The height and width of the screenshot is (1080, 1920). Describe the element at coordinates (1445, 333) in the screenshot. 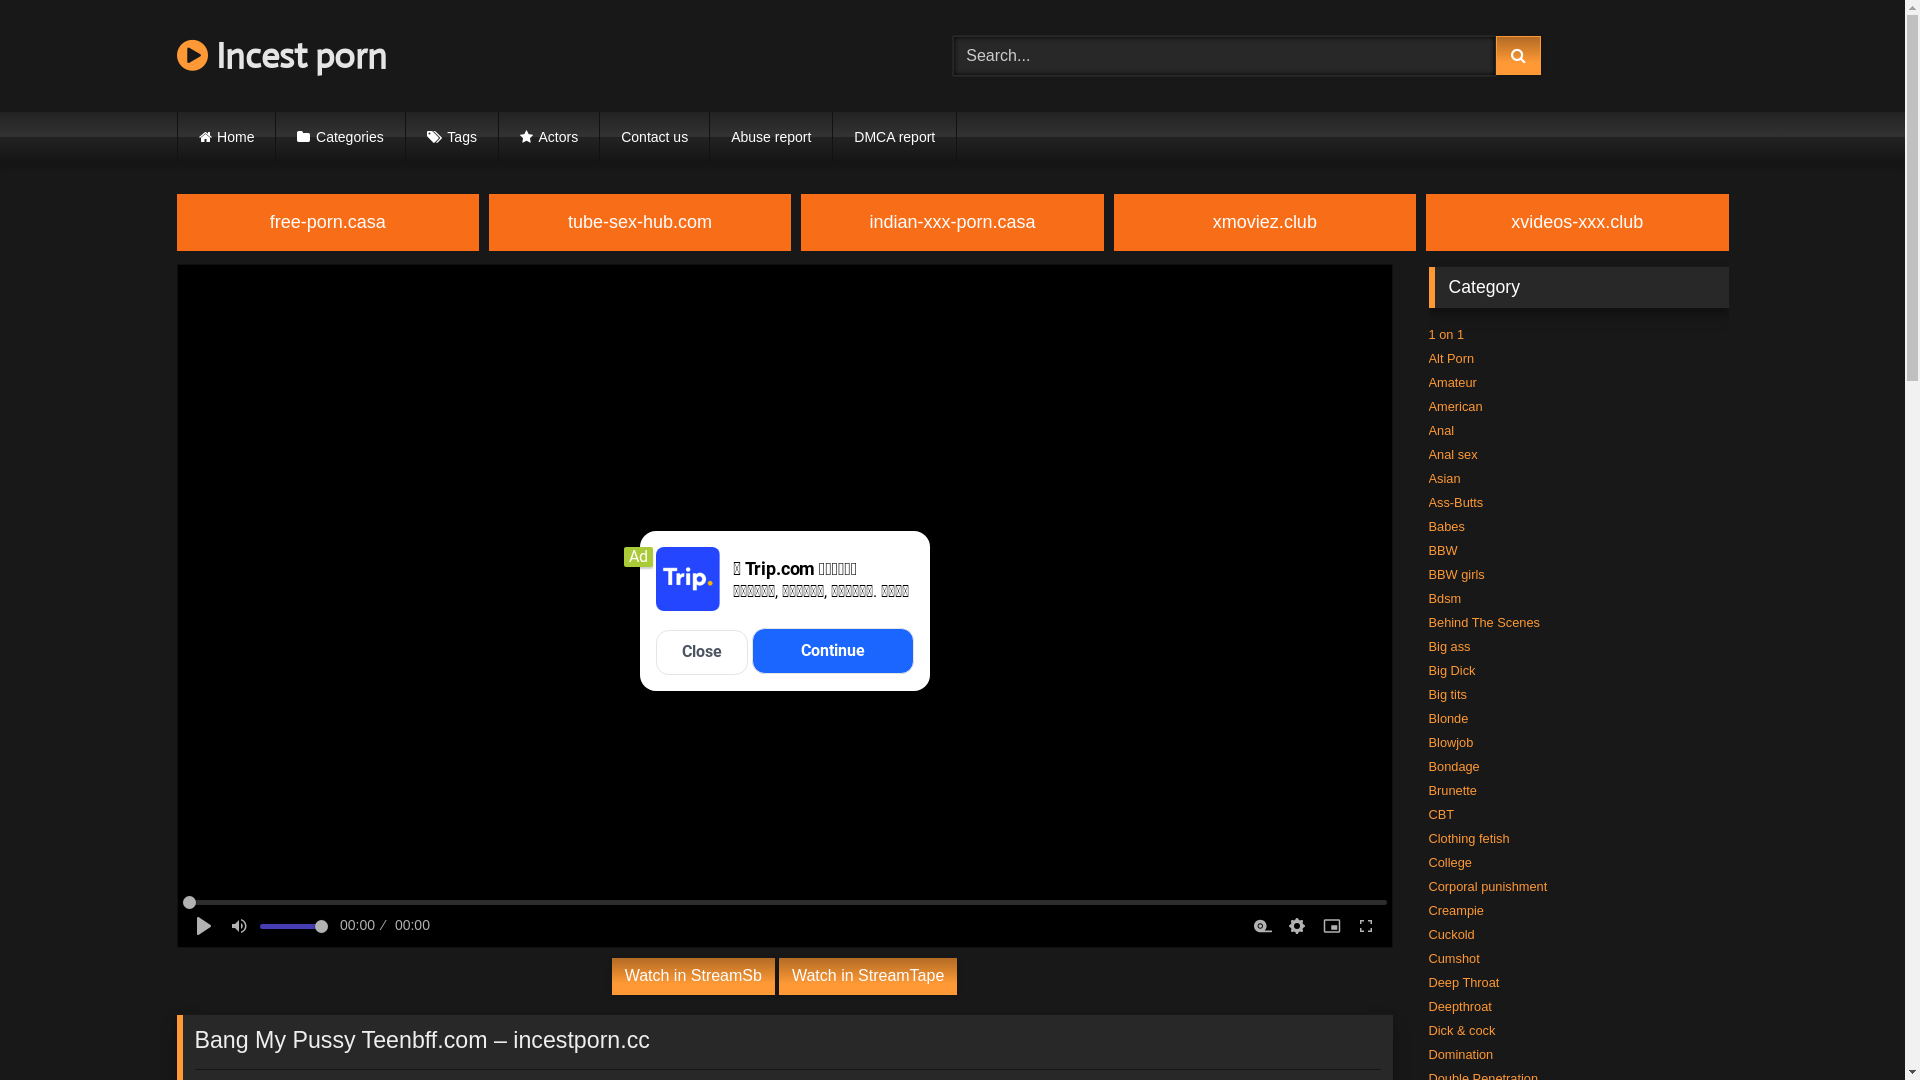

I see `'1 on 1'` at that location.